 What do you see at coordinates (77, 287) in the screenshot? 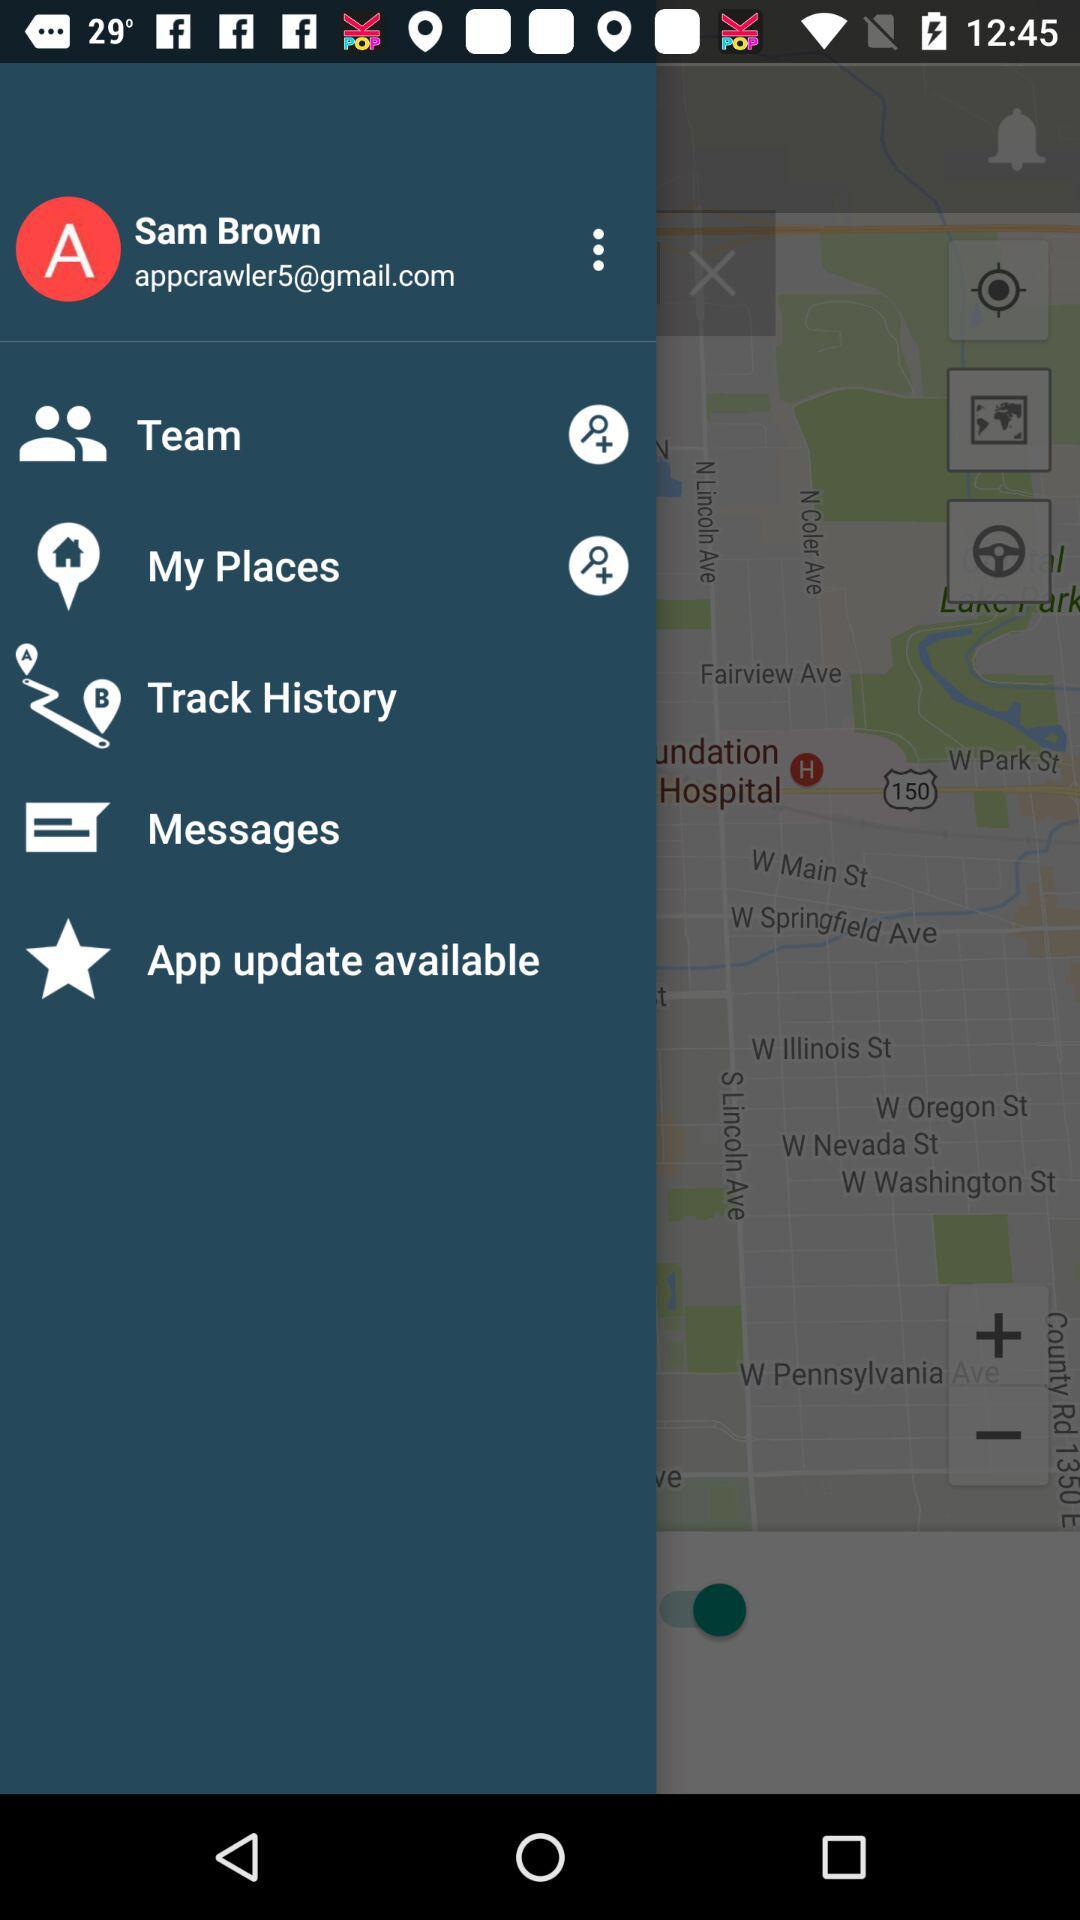
I see `the notifications icon` at bounding box center [77, 287].